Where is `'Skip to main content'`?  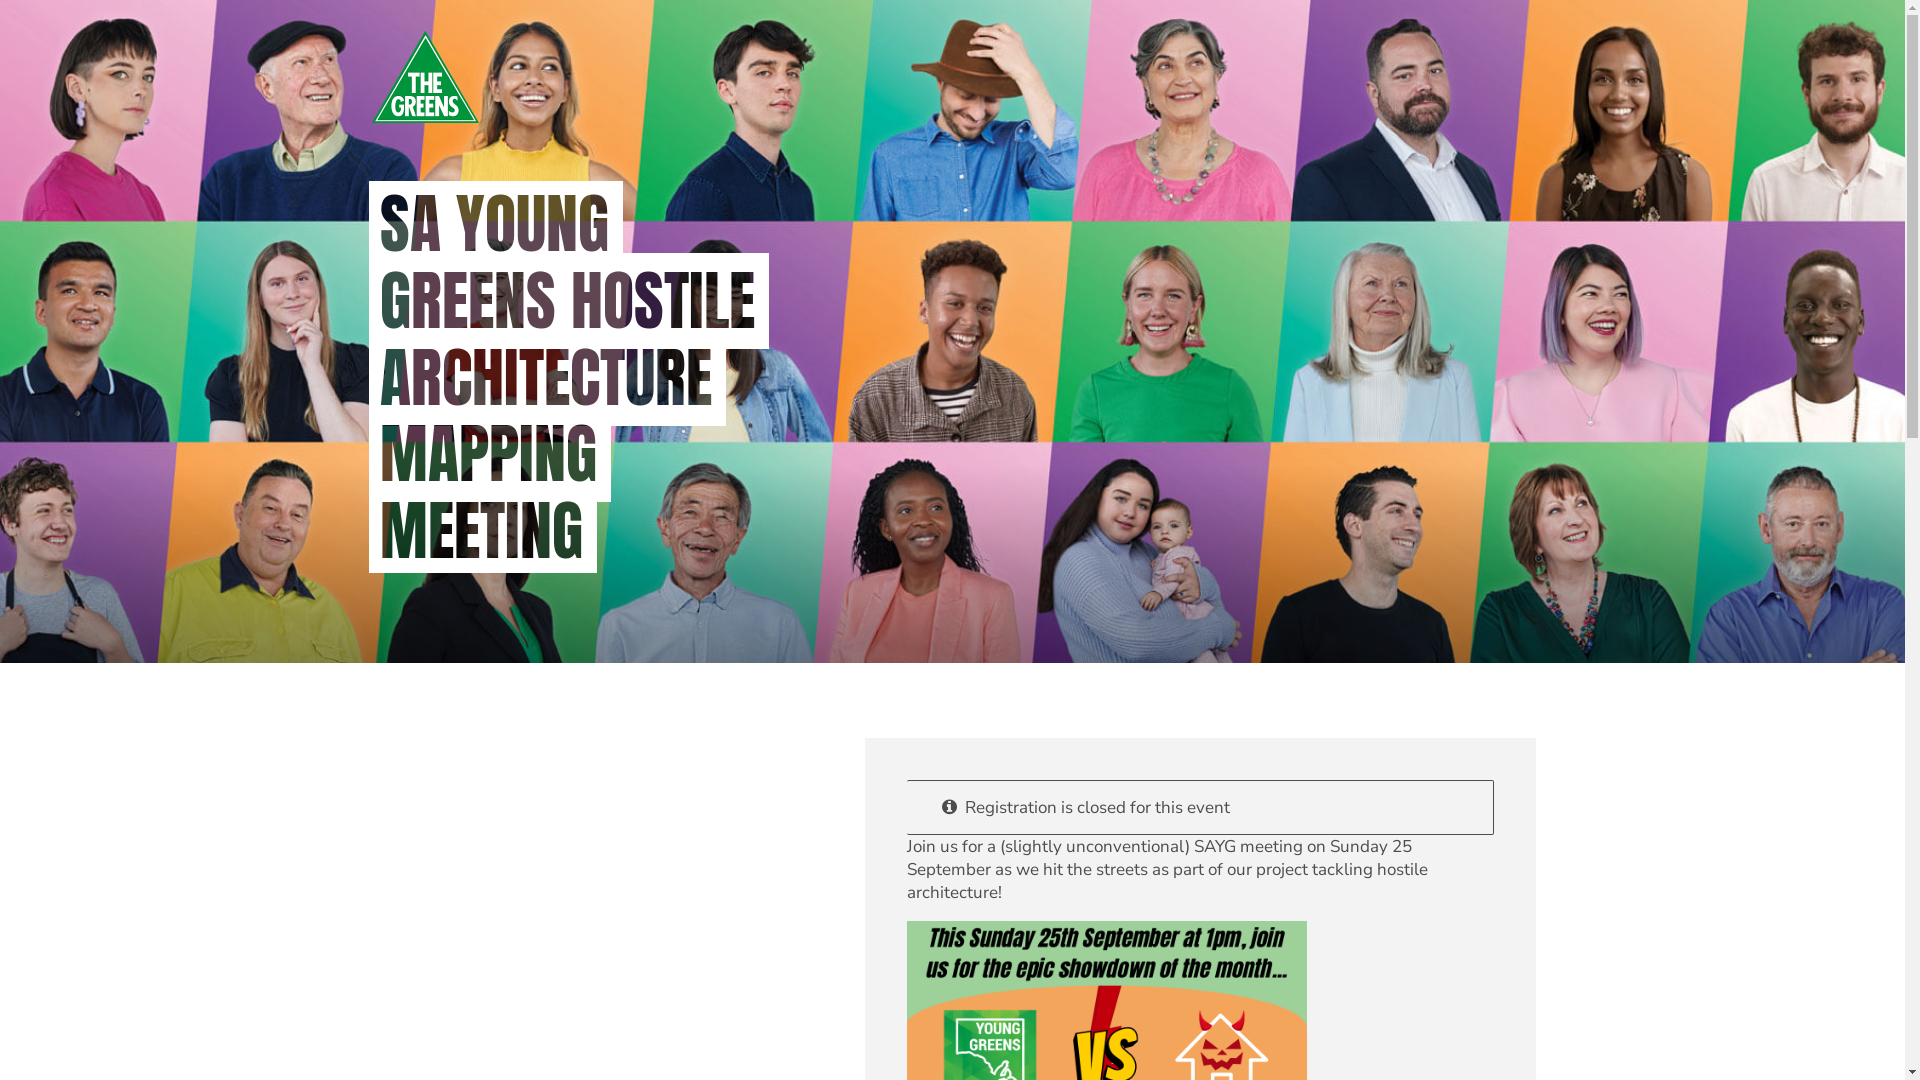
'Skip to main content' is located at coordinates (0, 0).